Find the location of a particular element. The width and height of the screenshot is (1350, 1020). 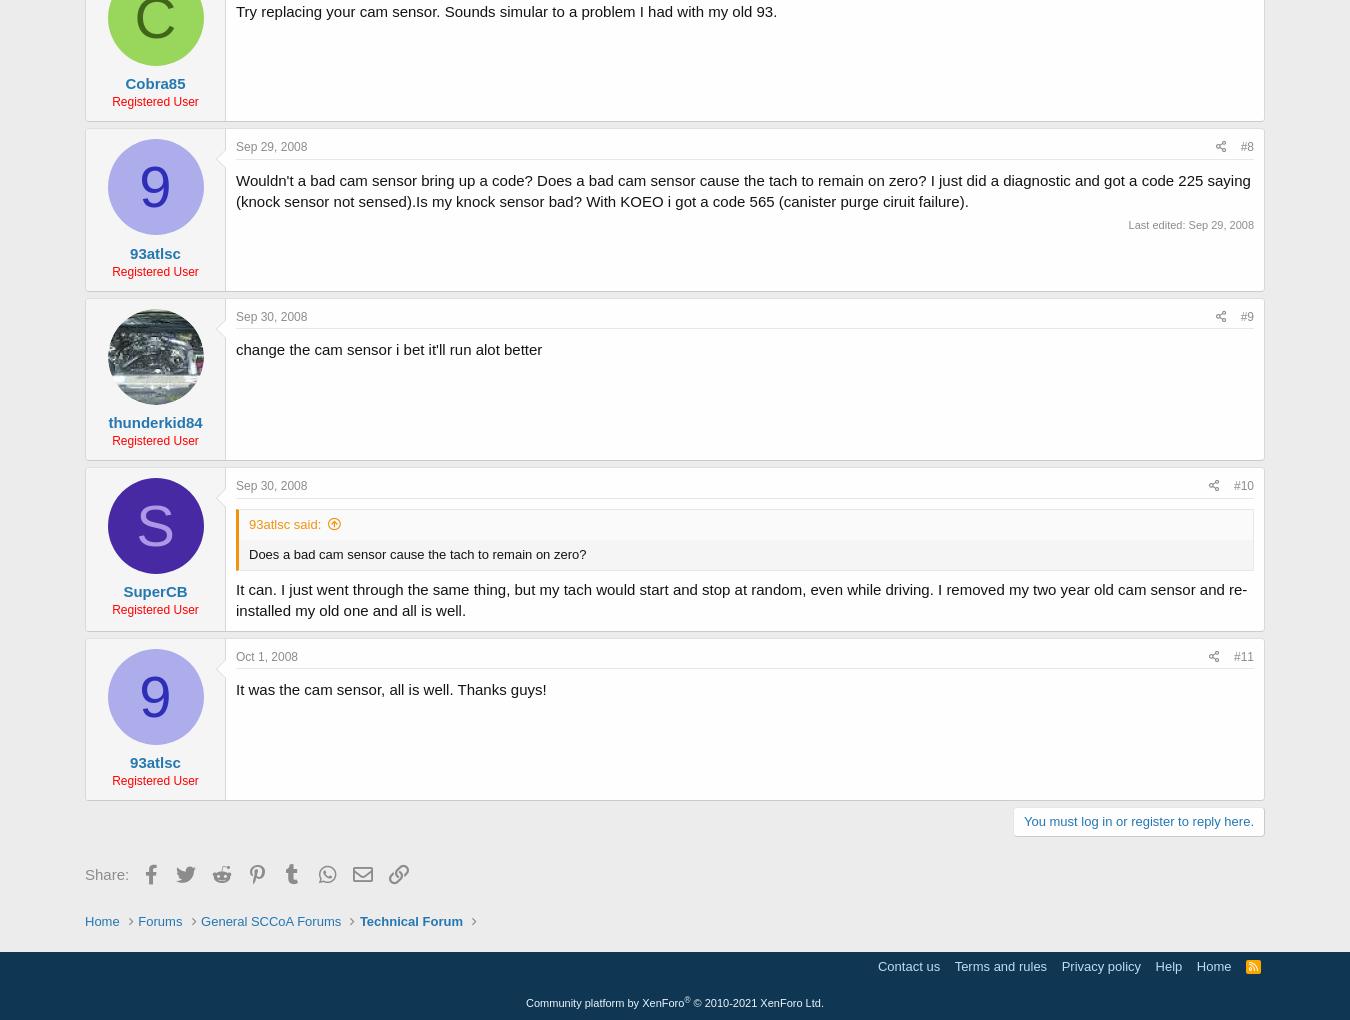

'Try replacing your cam sensor. Sounds simular to a problem I had with my old 93.' is located at coordinates (505, 9).